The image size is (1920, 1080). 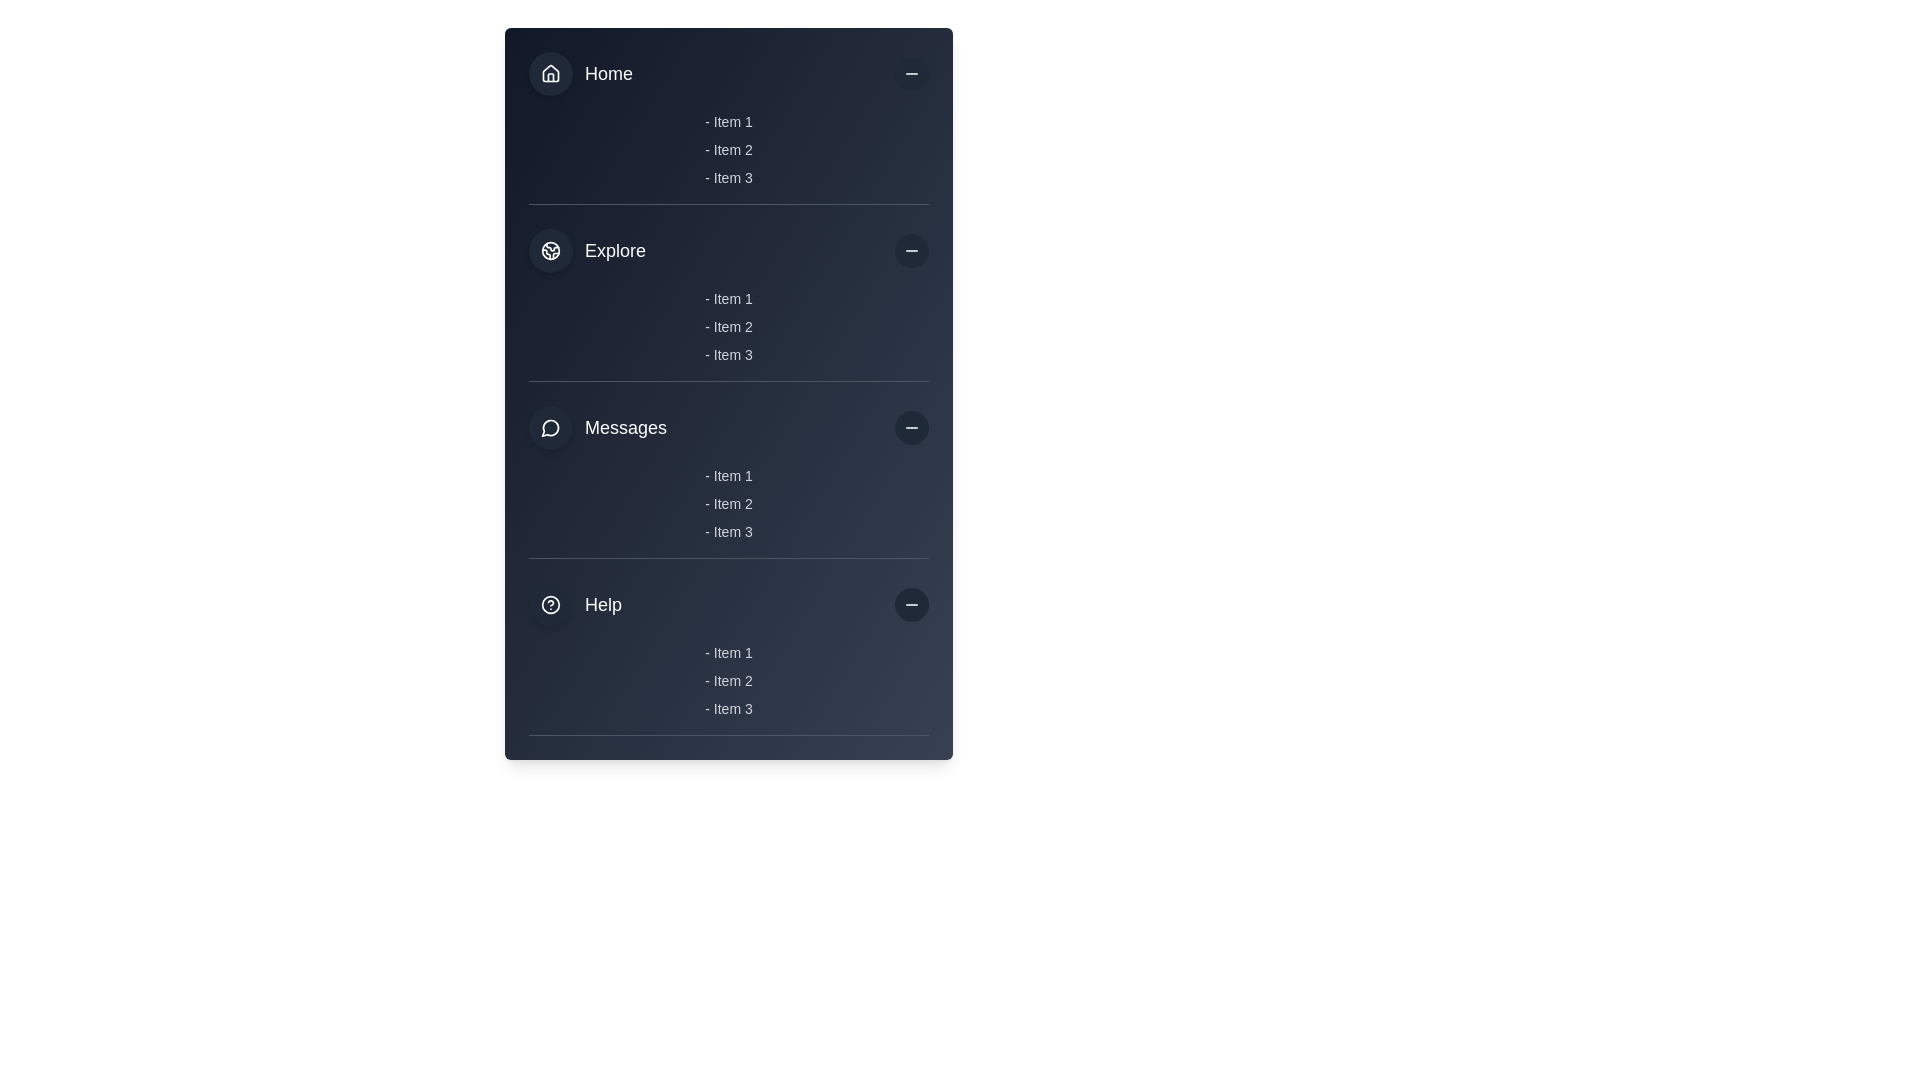 What do you see at coordinates (551, 72) in the screenshot?
I see `the house icon in the sidebar menu that is adjacent to the 'Home' label` at bounding box center [551, 72].